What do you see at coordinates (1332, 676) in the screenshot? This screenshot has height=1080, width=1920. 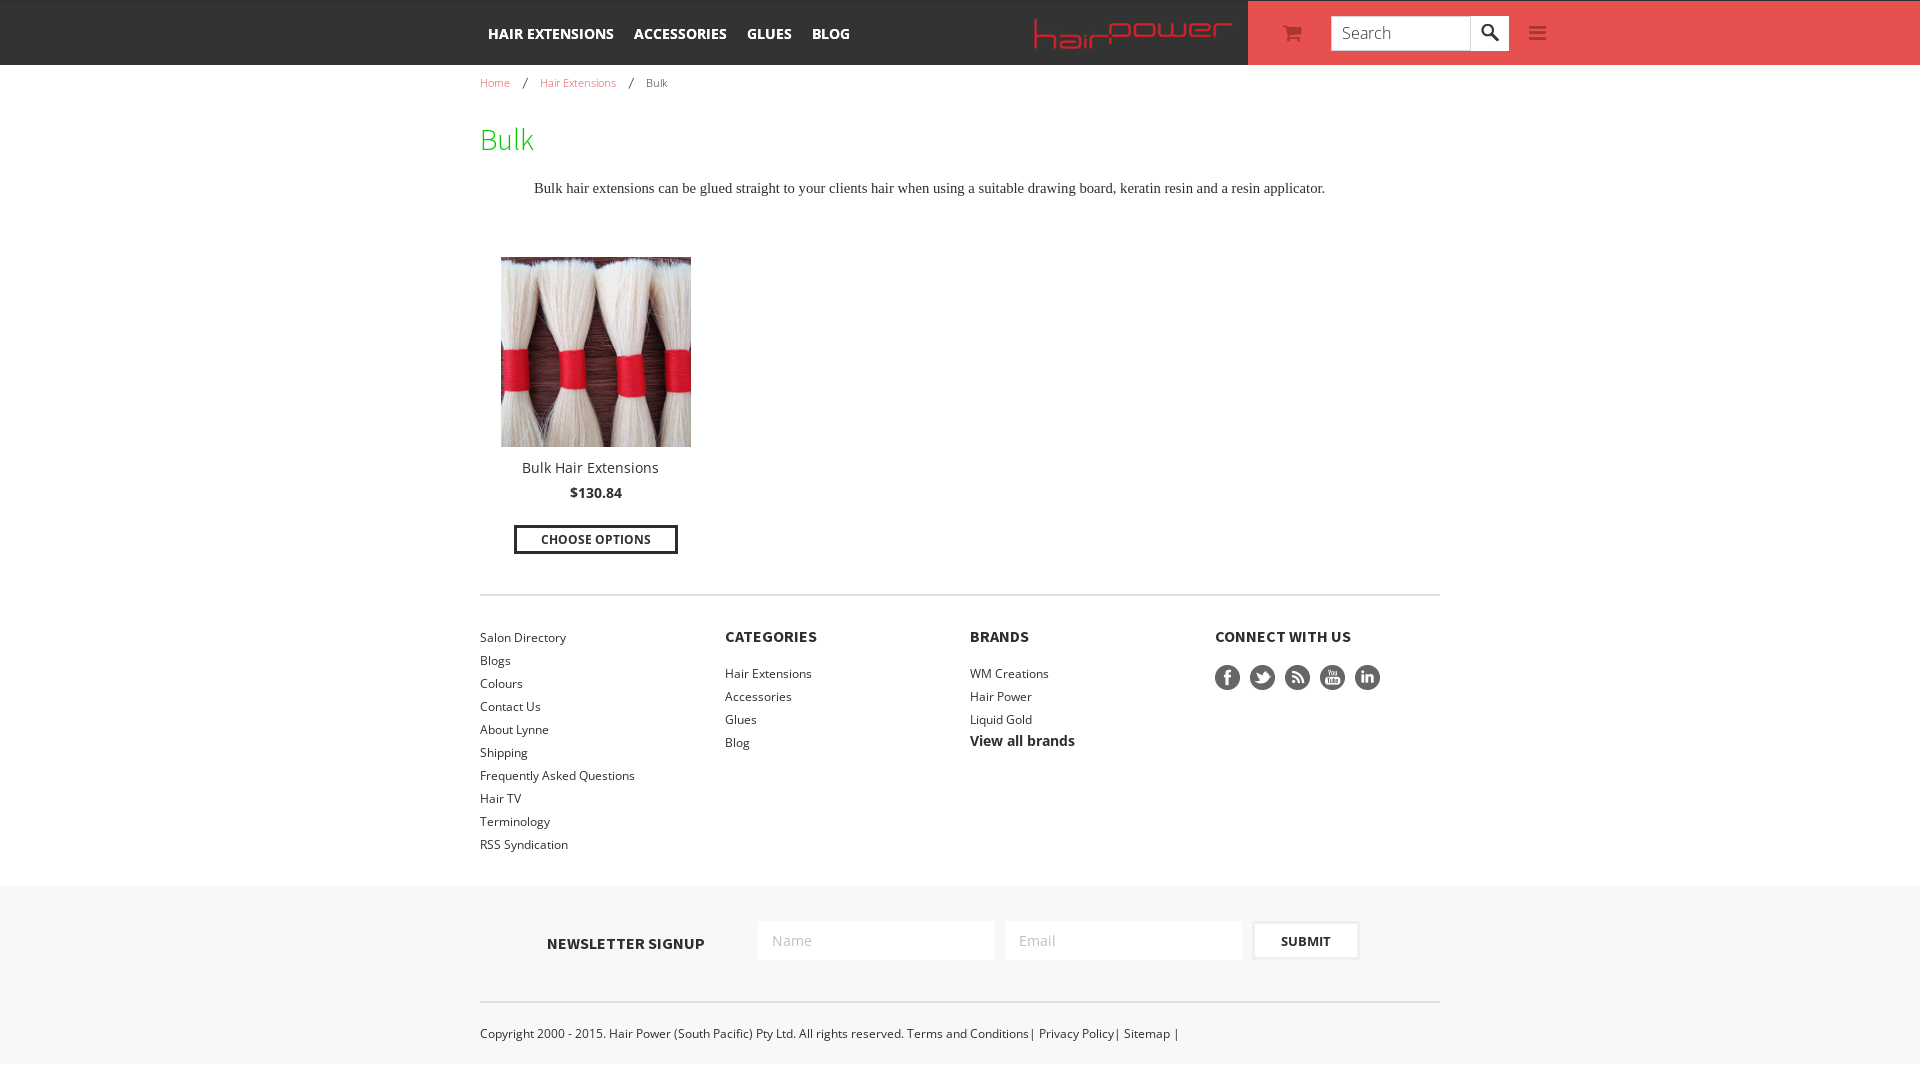 I see `'YouTube'` at bounding box center [1332, 676].